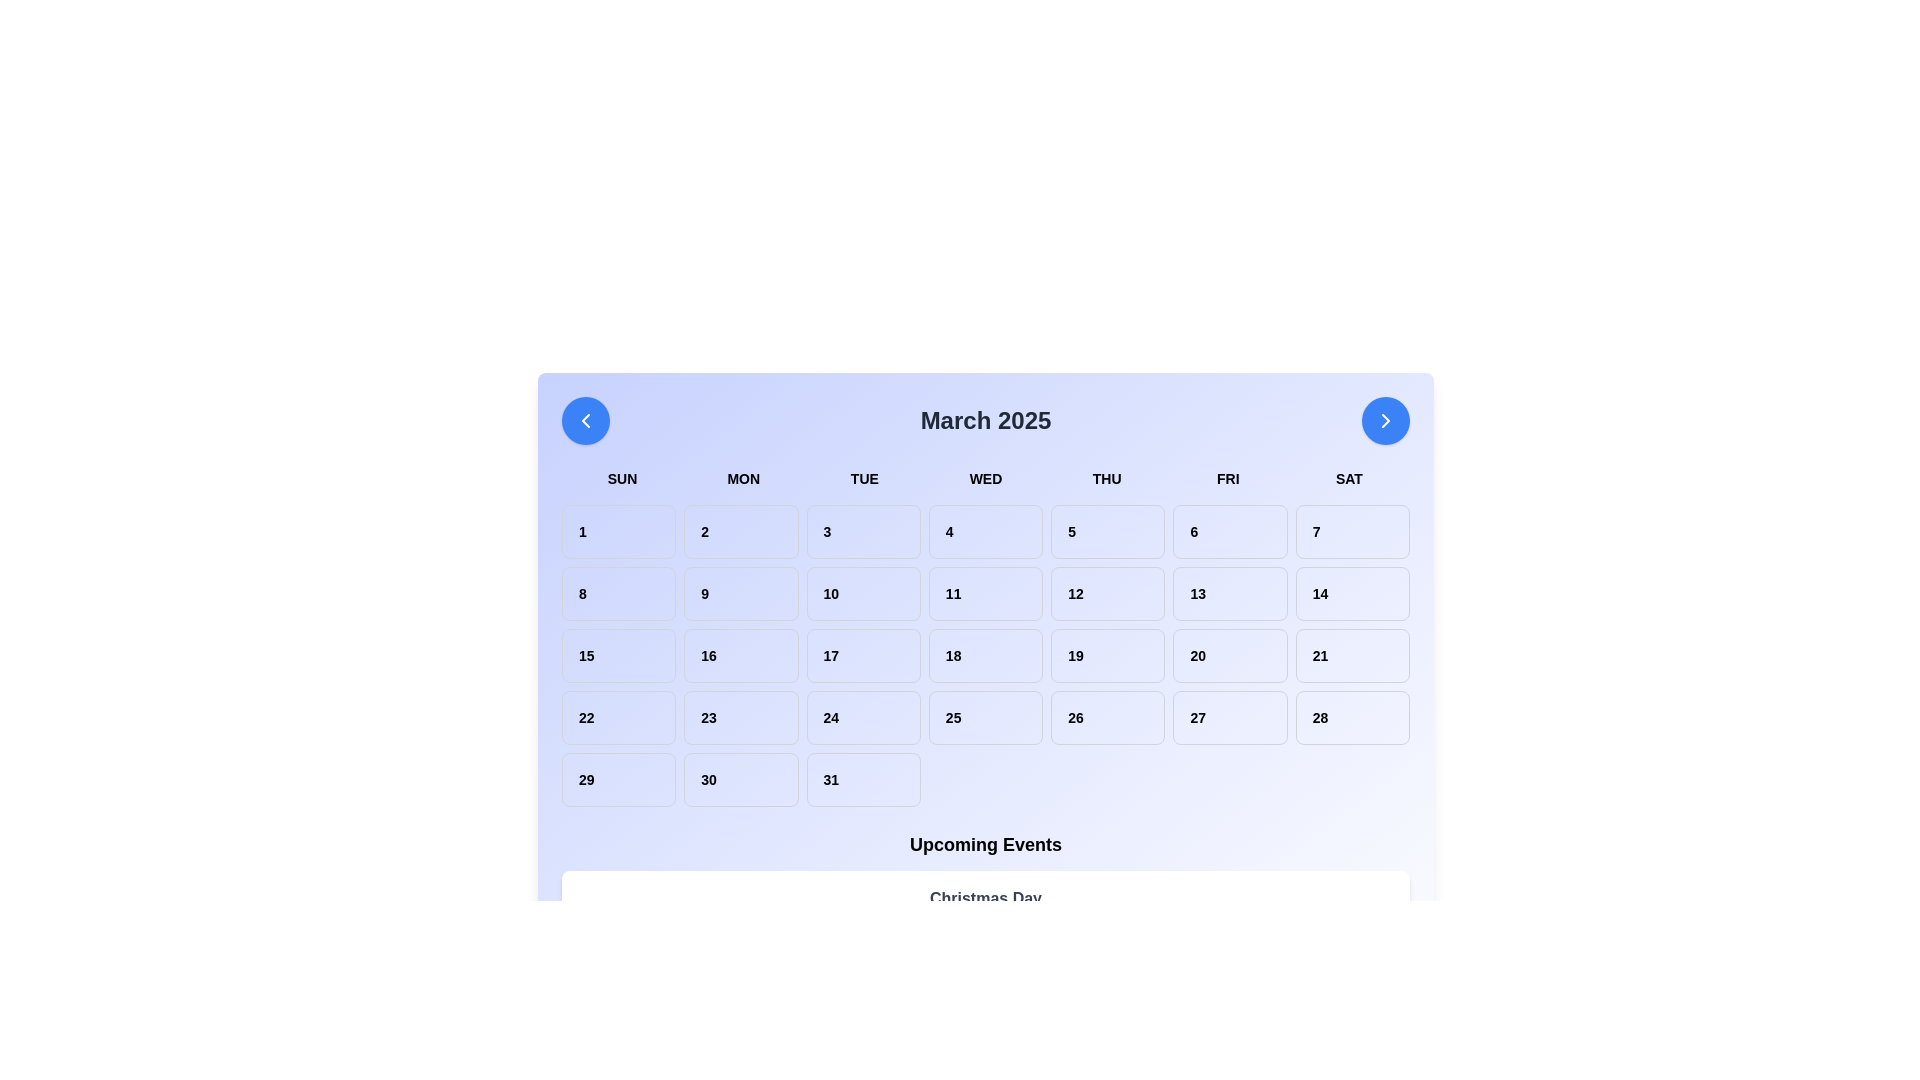  Describe the element at coordinates (985, 478) in the screenshot. I see `the row header element for the calendar, which indicates the names of the days of the week and is positioned below the calendar title` at that location.